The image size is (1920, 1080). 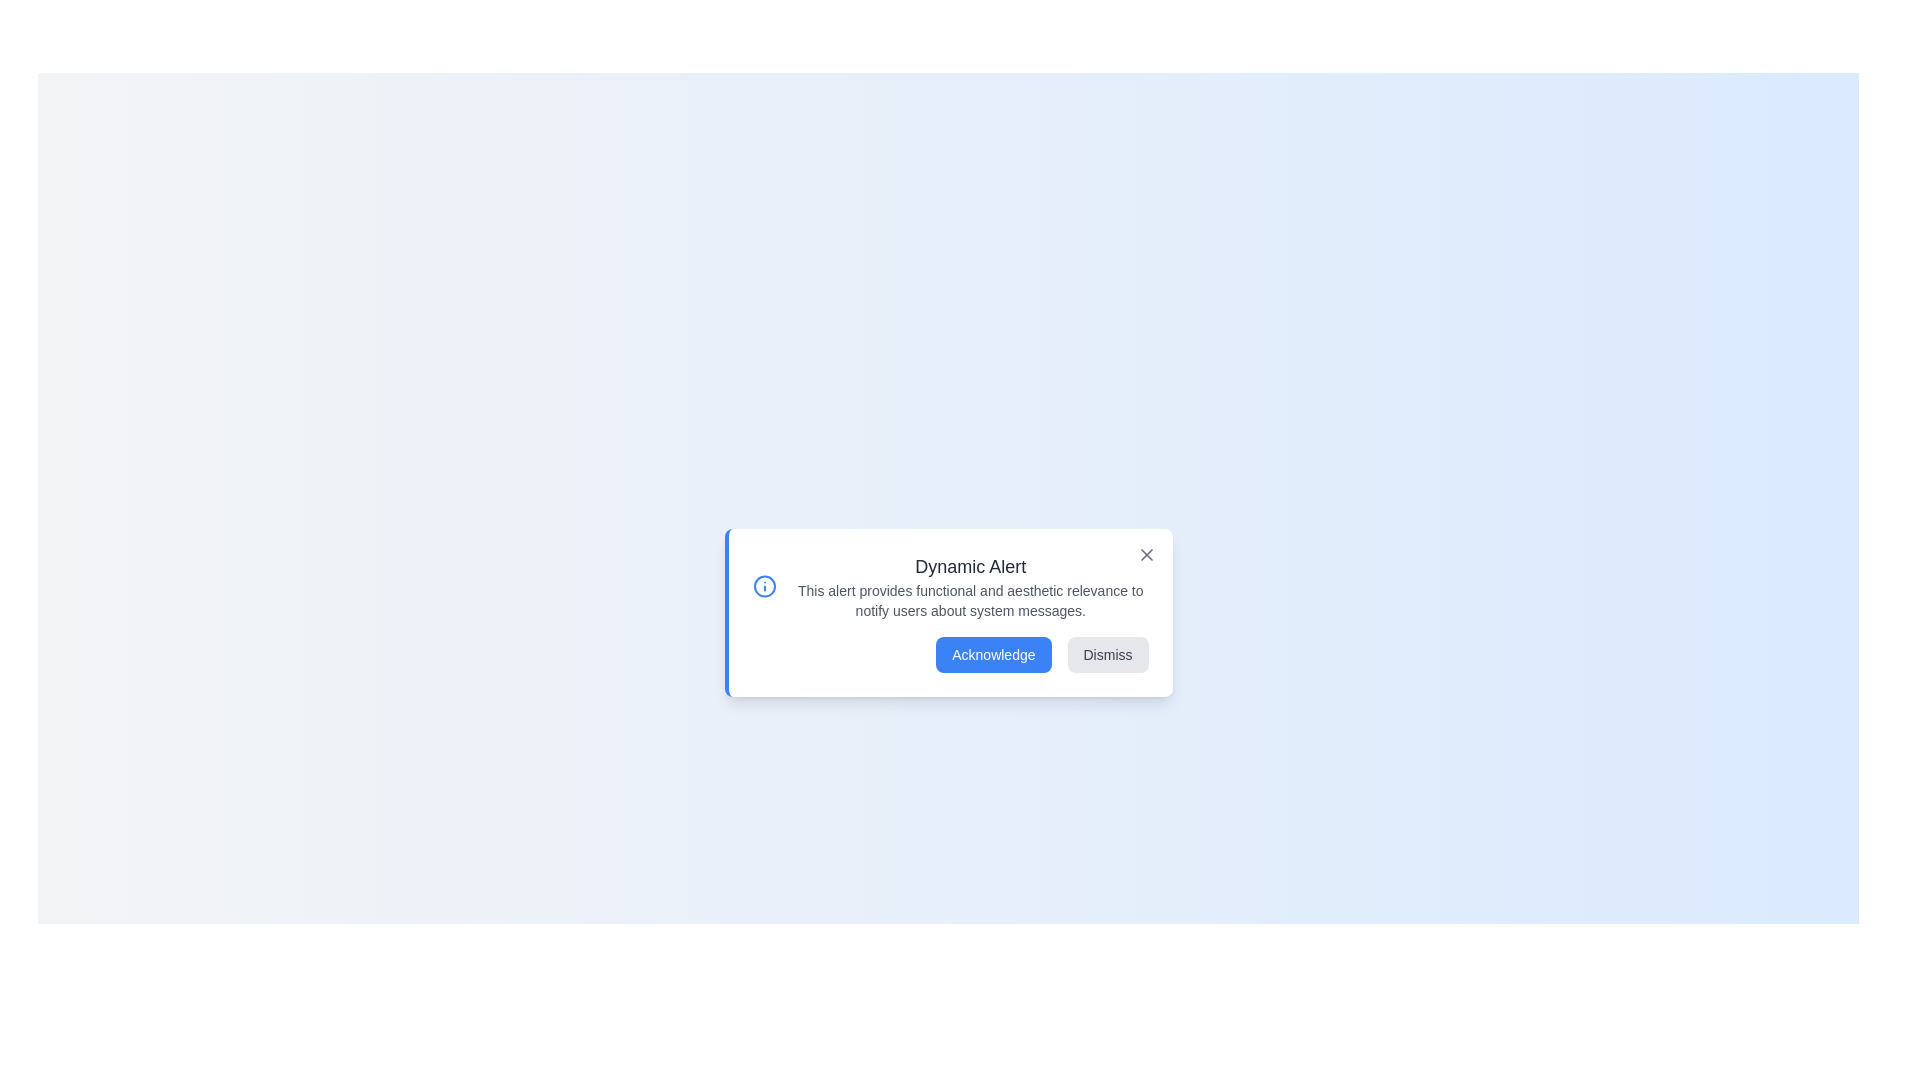 I want to click on the 'Dismiss' button to observe the hover effect, so click(x=1107, y=655).